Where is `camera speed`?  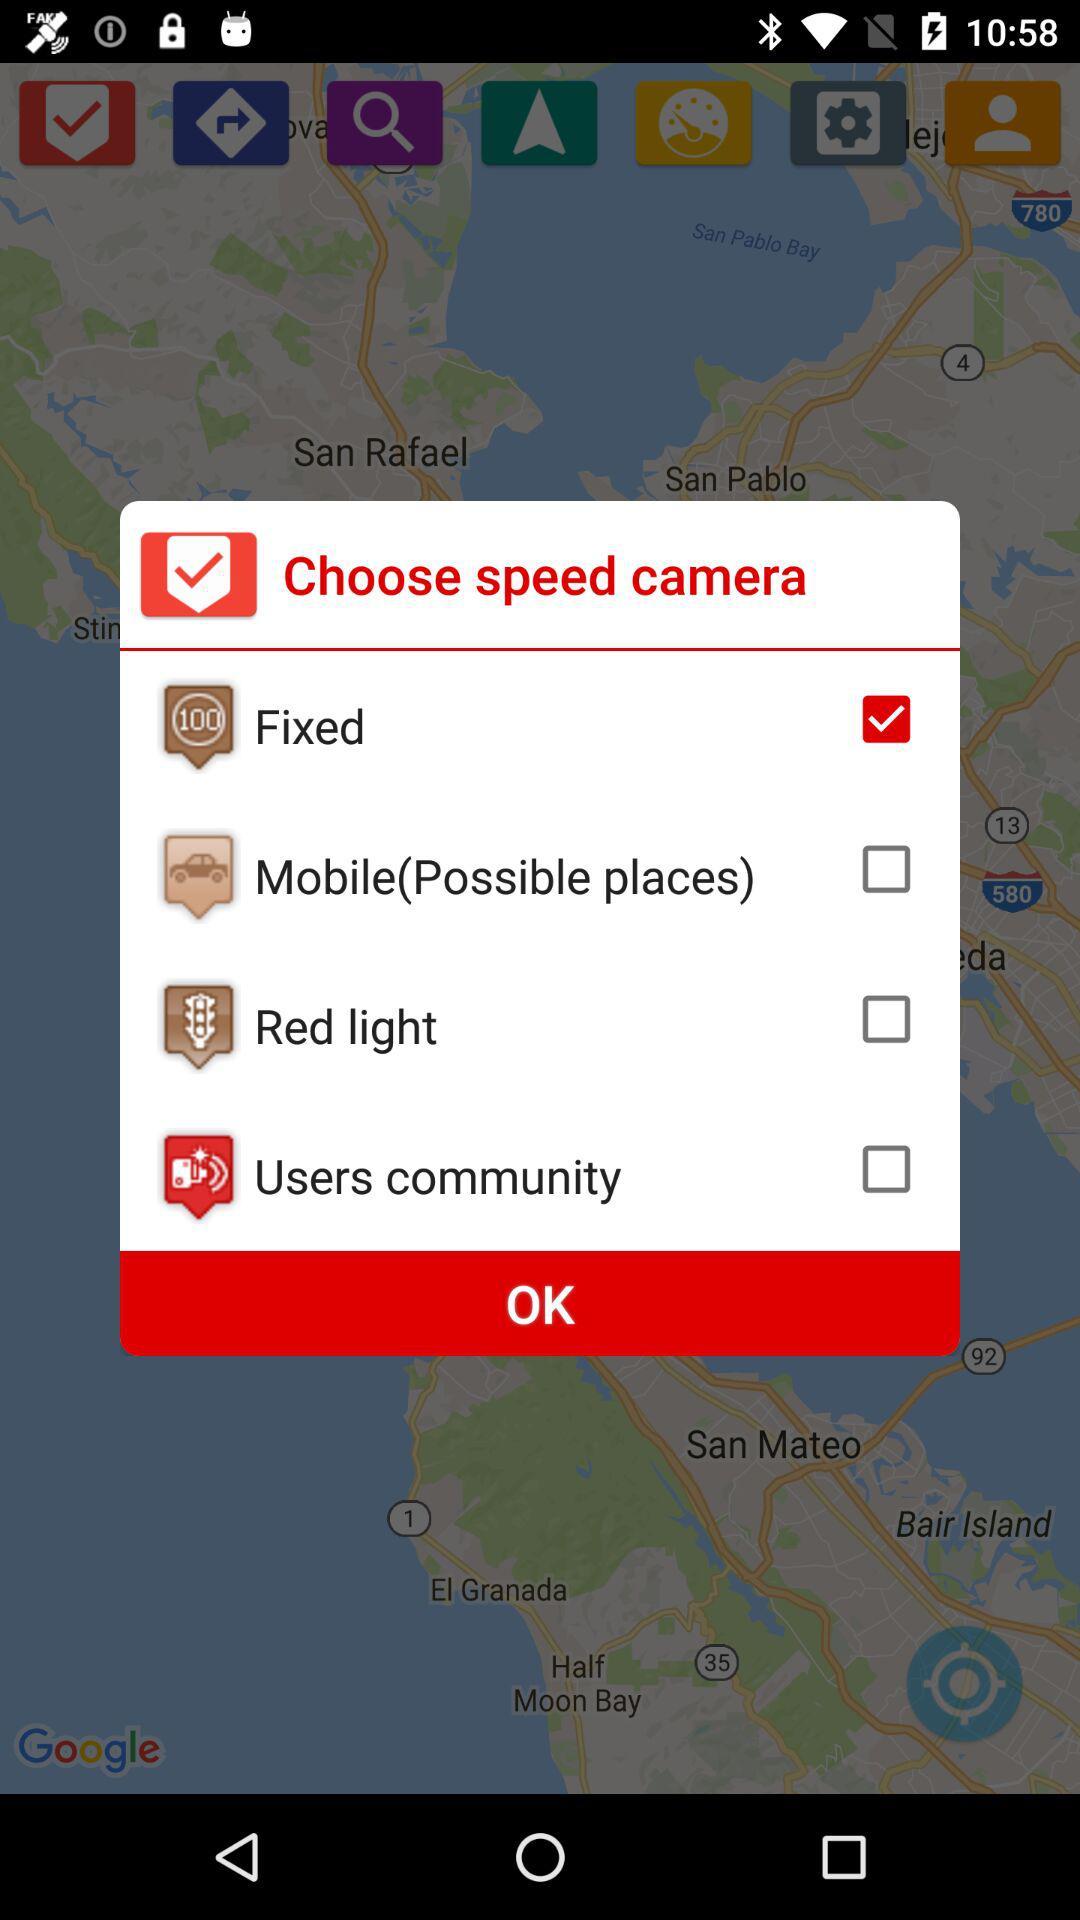 camera speed is located at coordinates (885, 719).